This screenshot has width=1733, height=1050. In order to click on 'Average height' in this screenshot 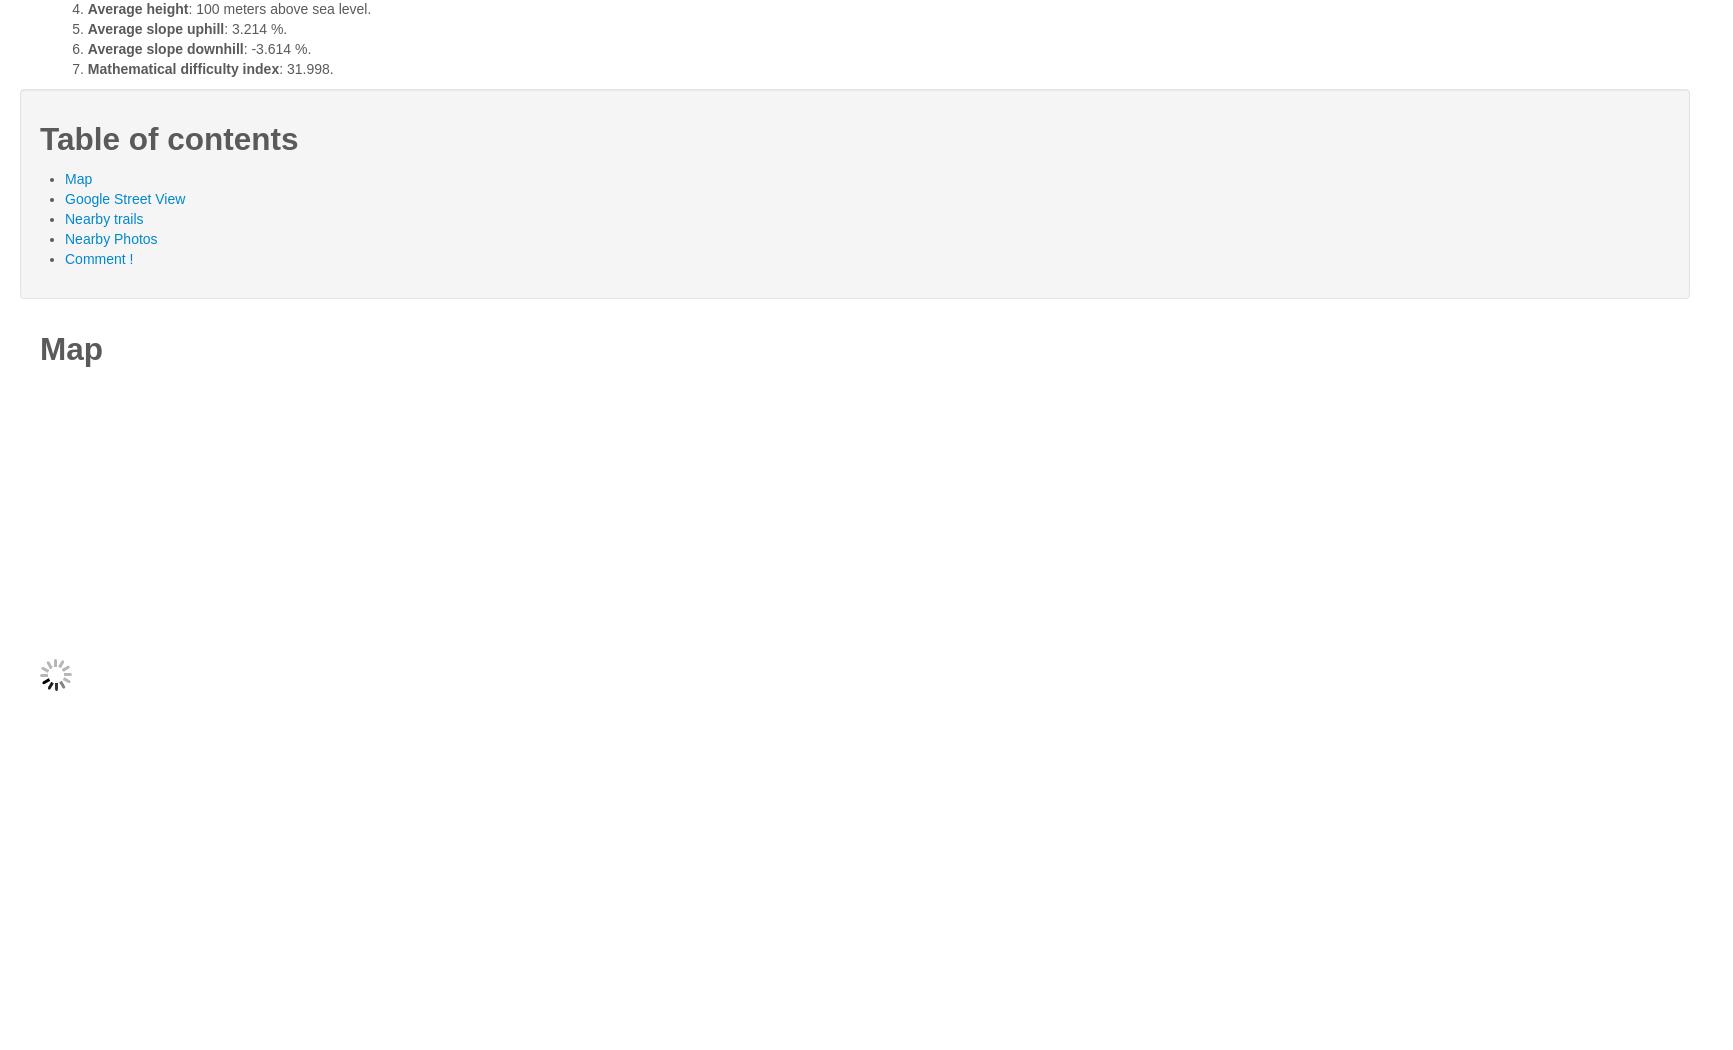, I will do `click(137, 9)`.